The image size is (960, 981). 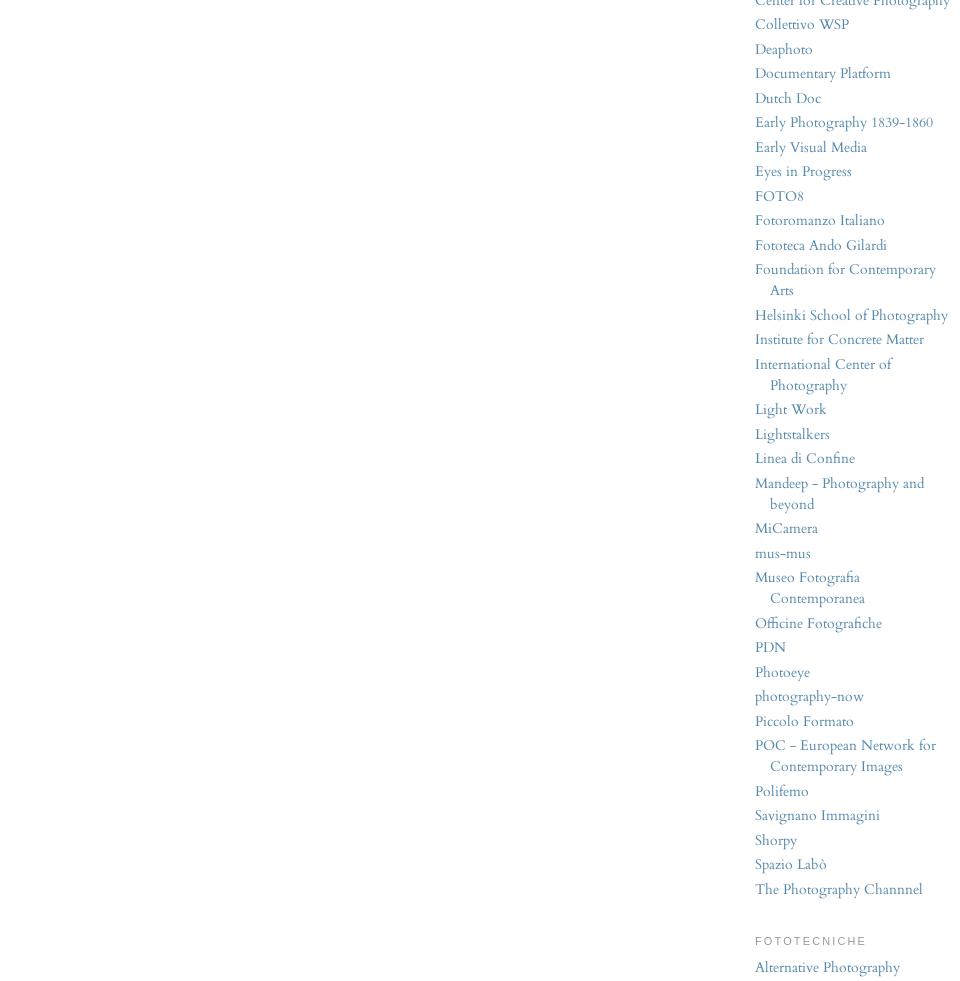 What do you see at coordinates (801, 23) in the screenshot?
I see `'Collettivo WSP'` at bounding box center [801, 23].